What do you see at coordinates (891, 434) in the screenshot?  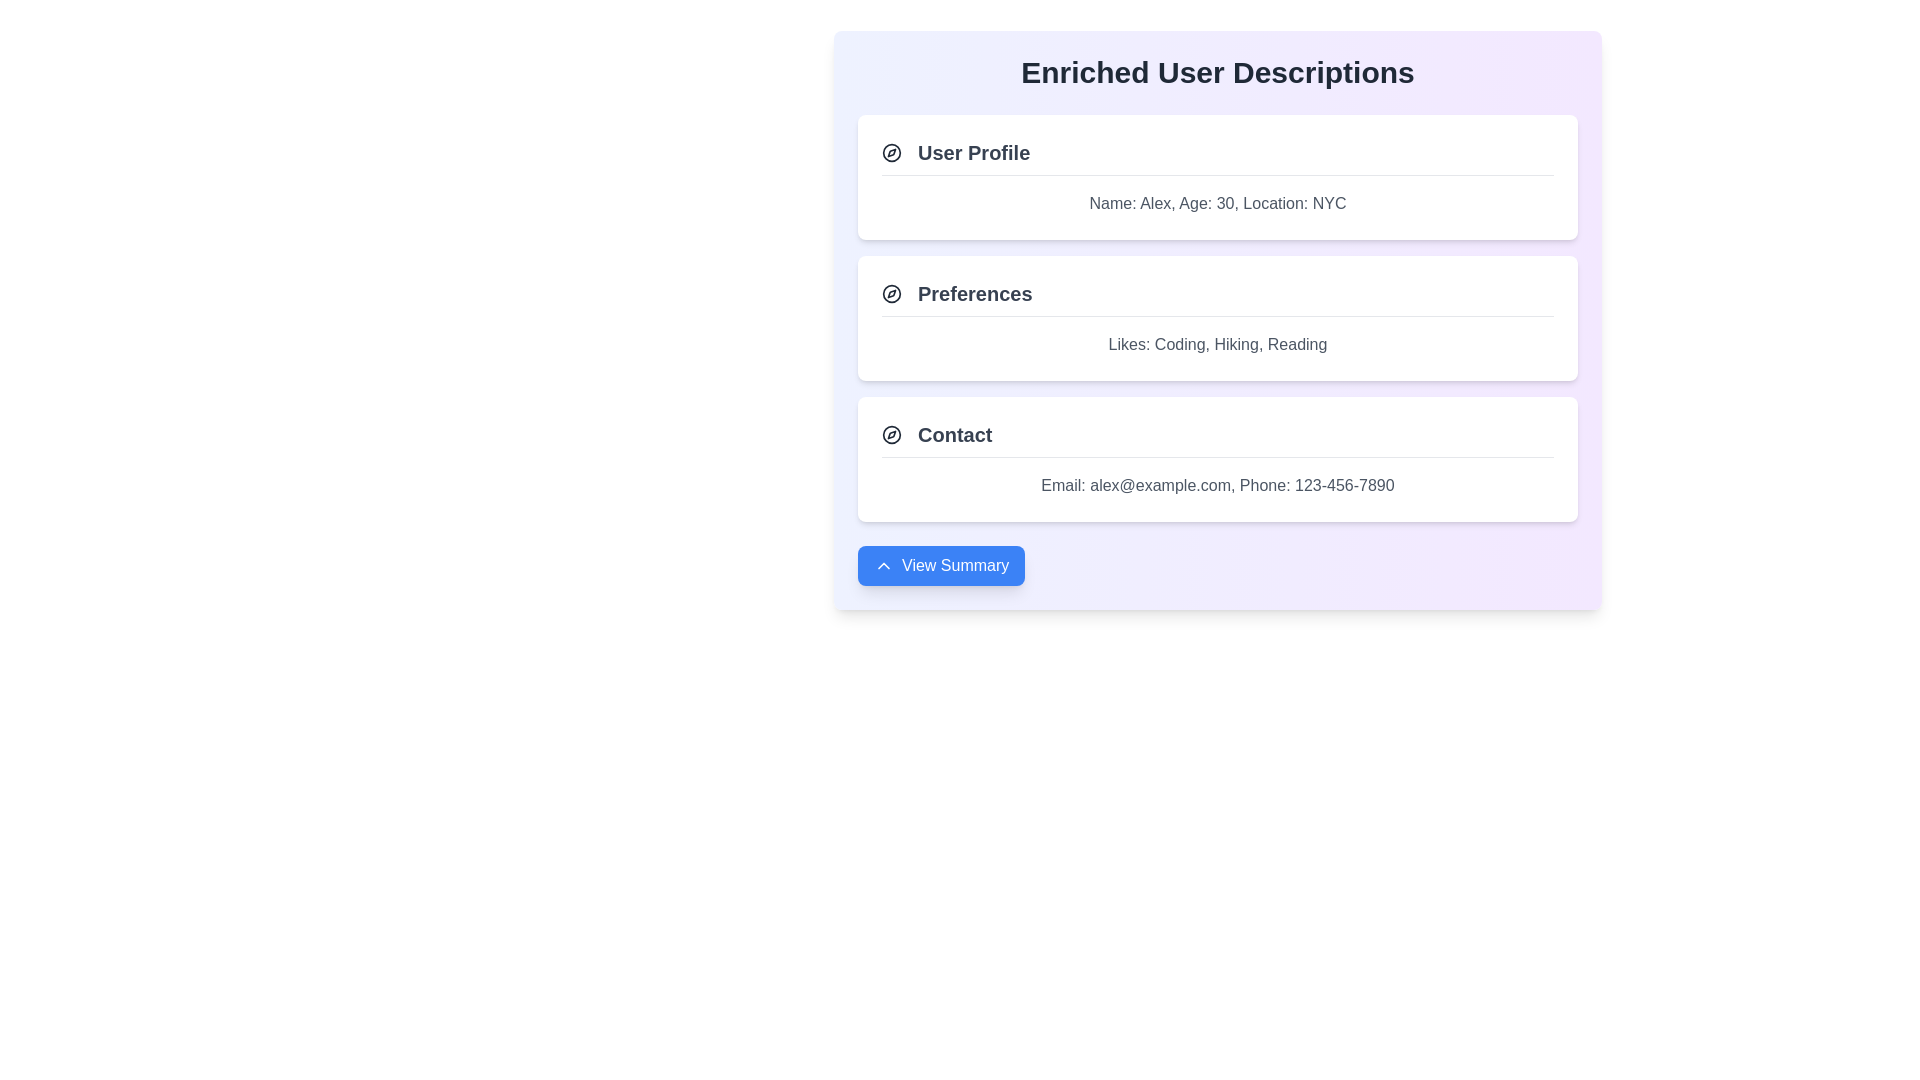 I see `the SVG circle element that is part of a compass graphic, positioned next to the 'Contact' heading` at bounding box center [891, 434].